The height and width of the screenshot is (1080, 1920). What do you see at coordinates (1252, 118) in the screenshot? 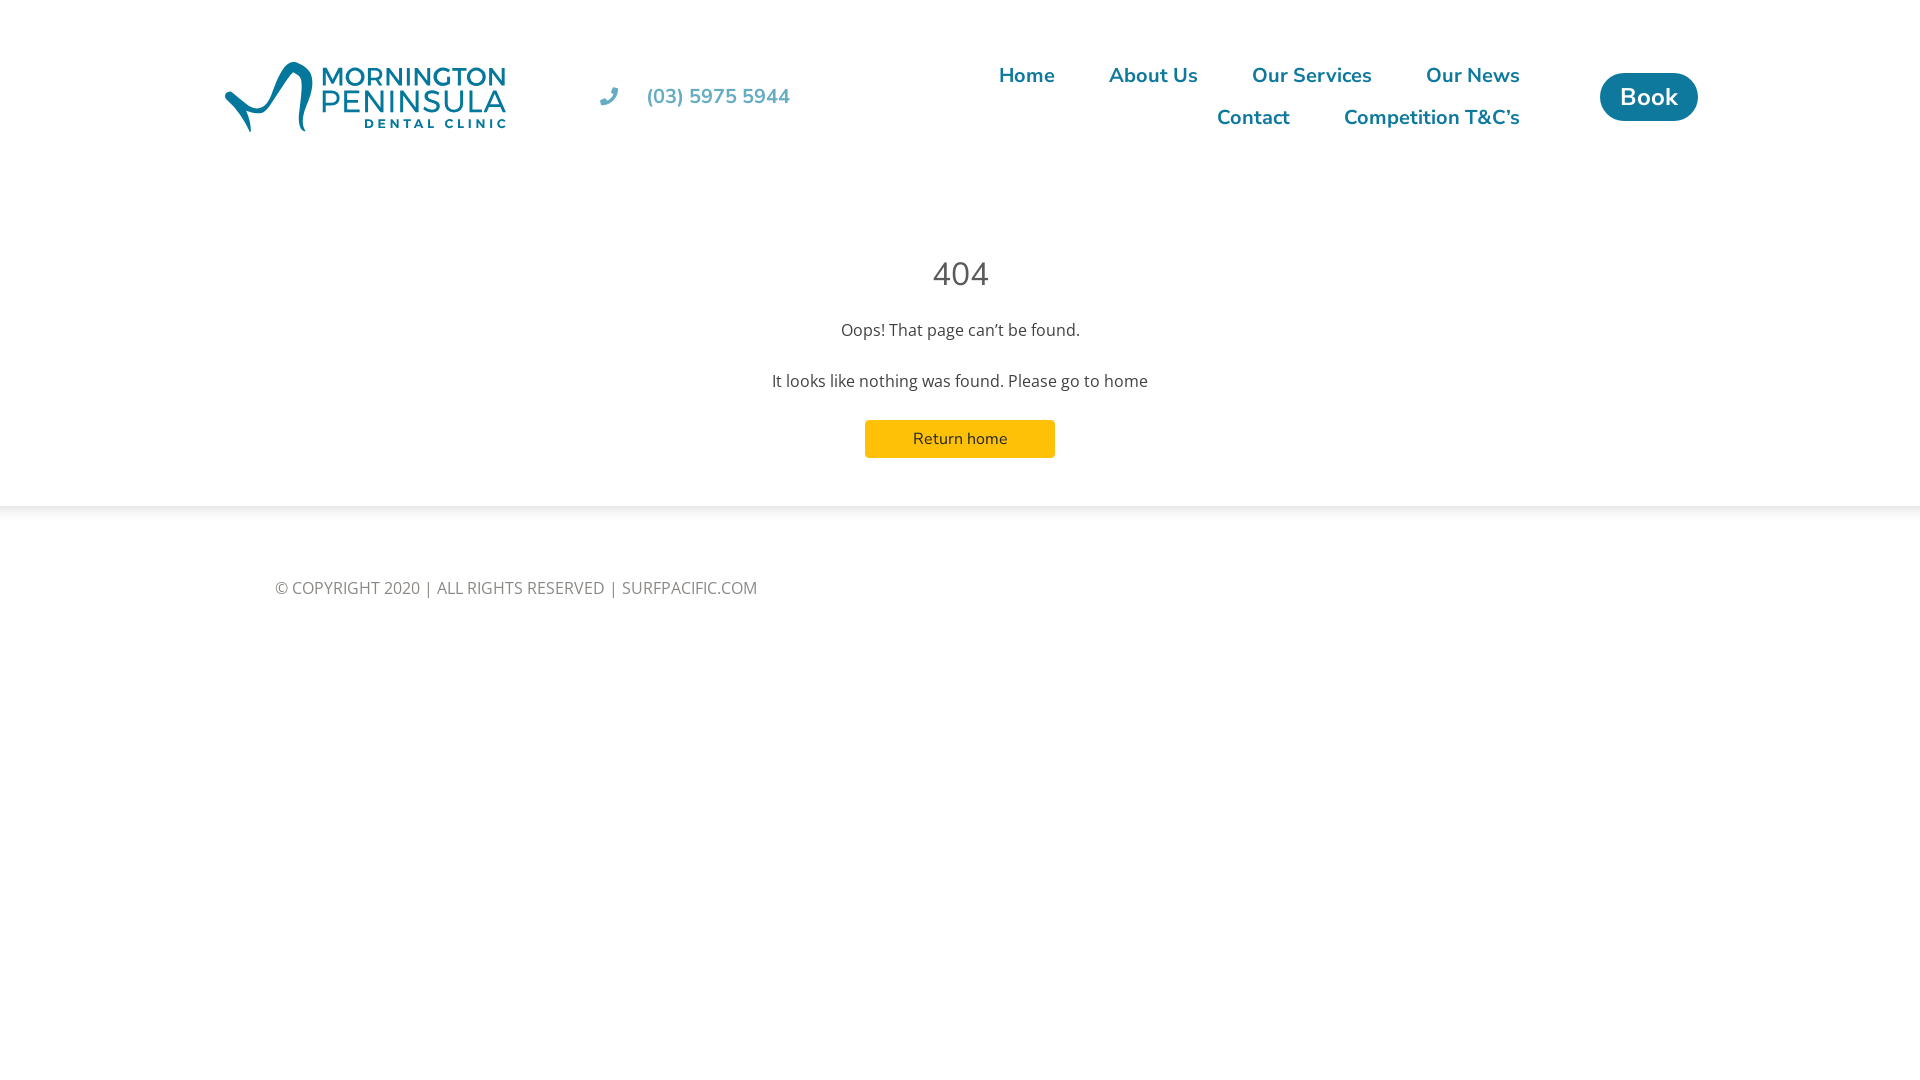
I see `'Contact'` at bounding box center [1252, 118].